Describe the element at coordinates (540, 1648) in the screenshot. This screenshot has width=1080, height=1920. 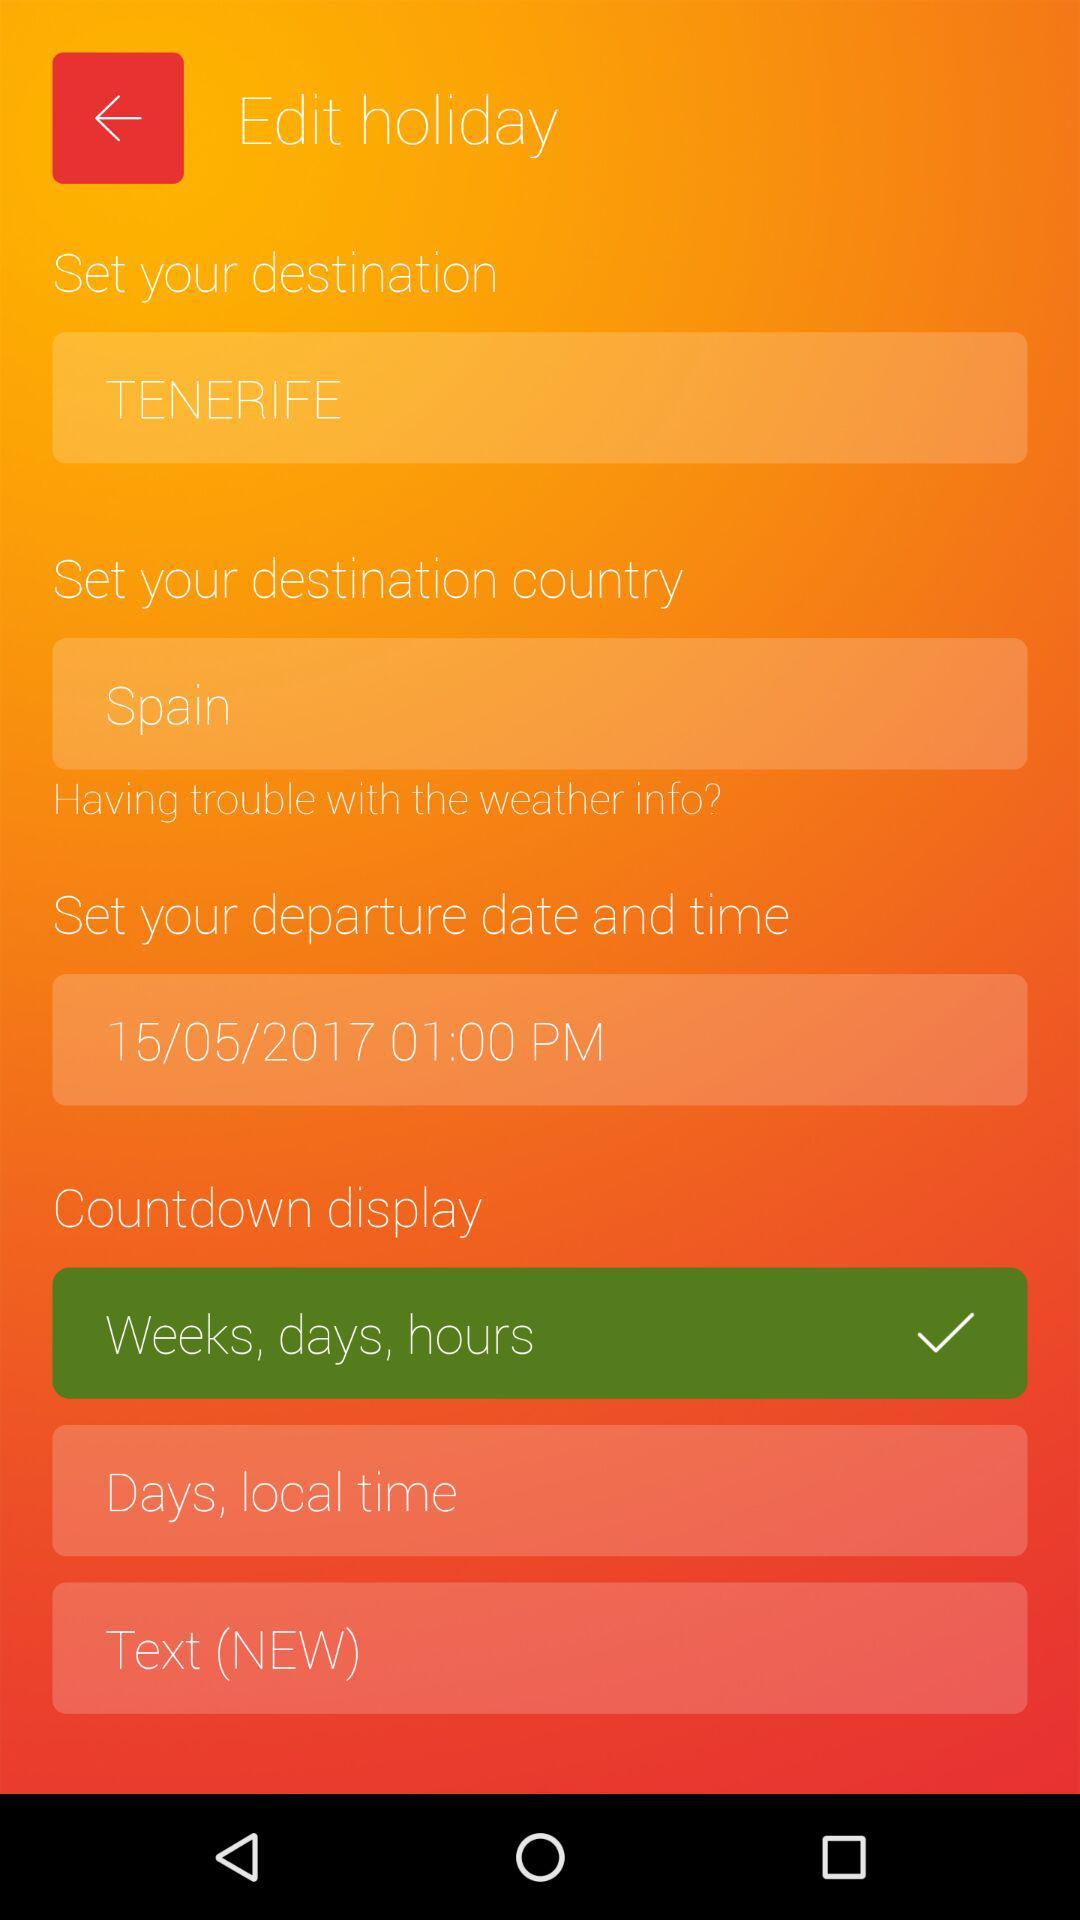
I see `the text (new)` at that location.